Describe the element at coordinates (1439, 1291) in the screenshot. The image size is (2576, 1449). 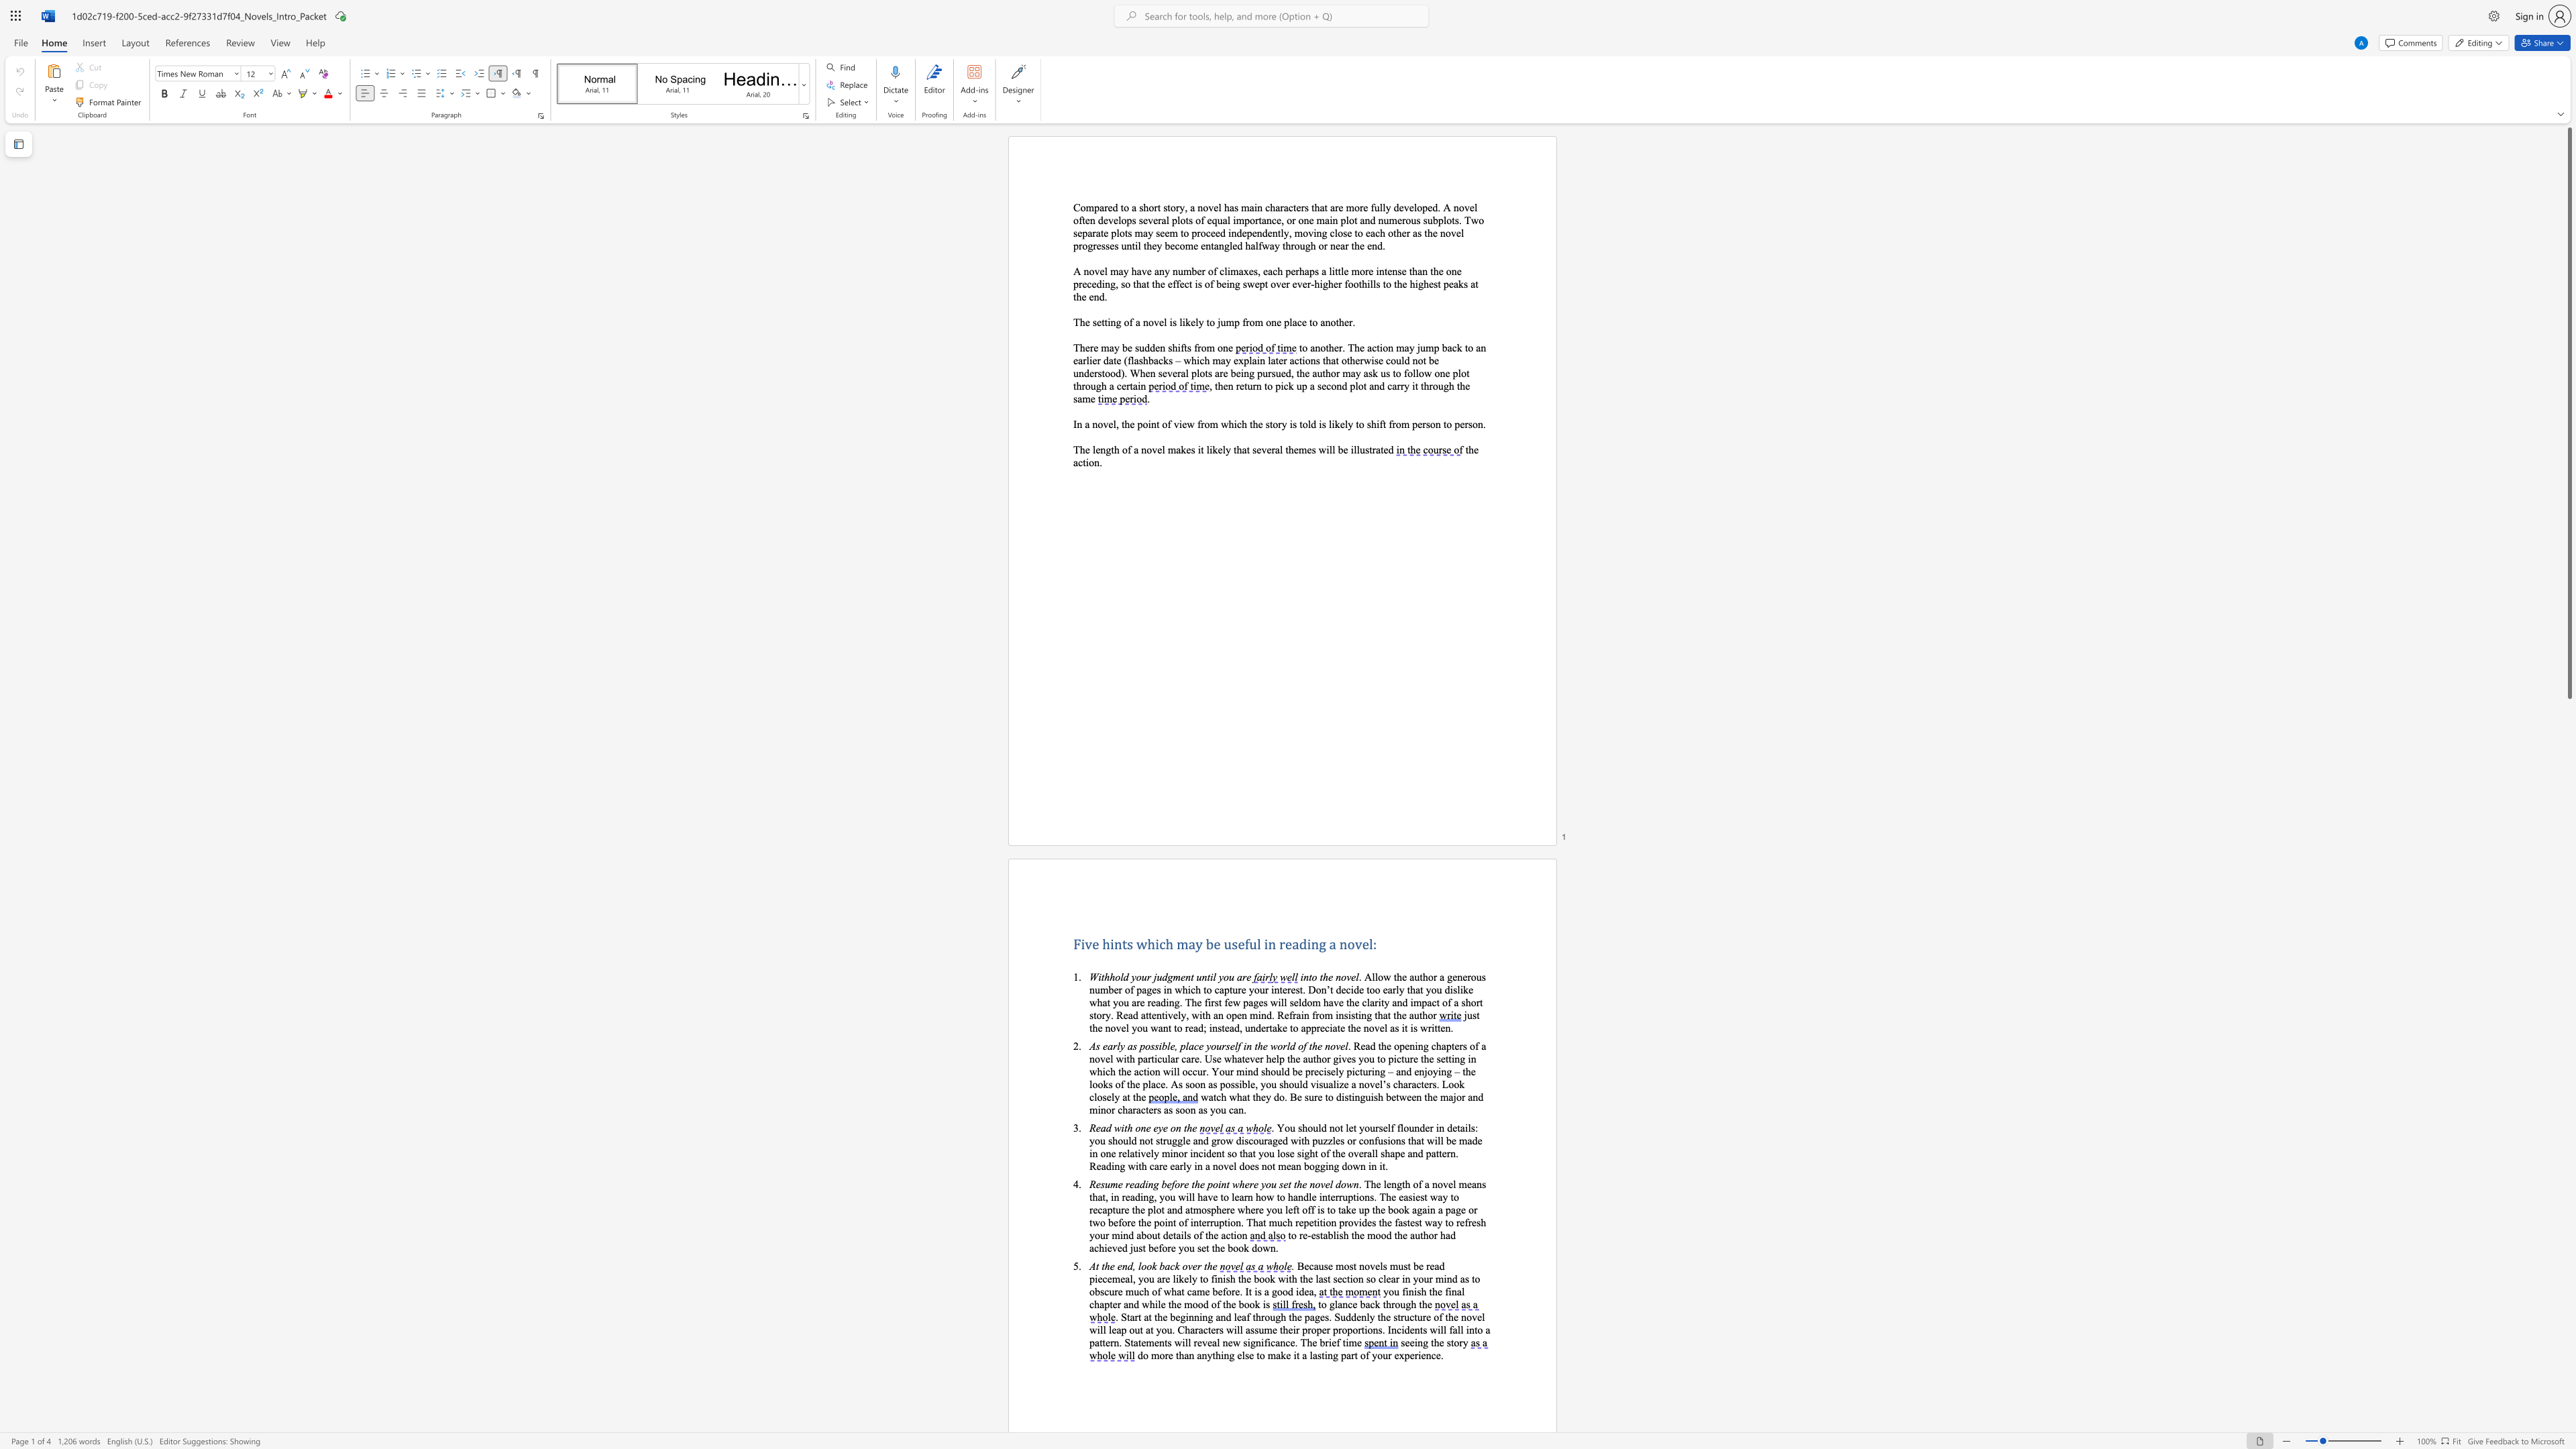
I see `the 1th character "e" in the text` at that location.